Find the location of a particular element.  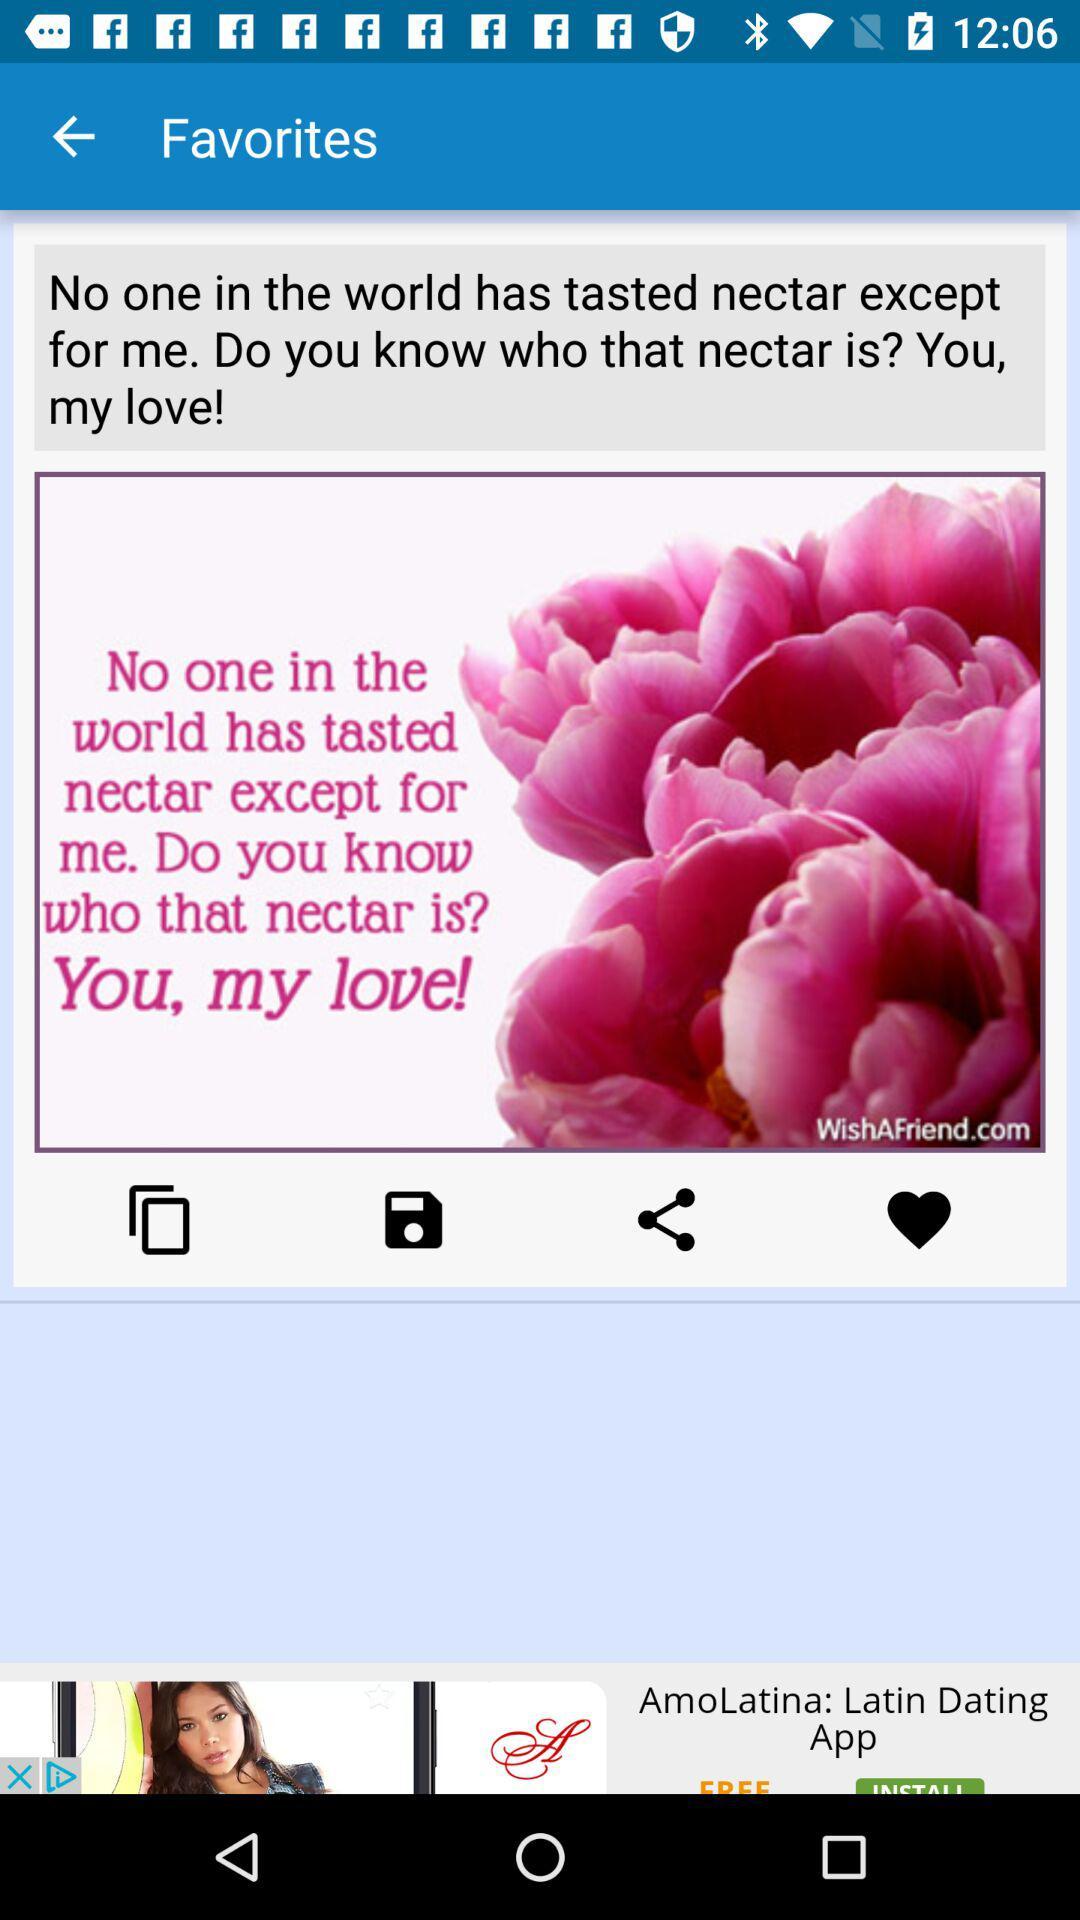

heart emoji is located at coordinates (919, 1218).